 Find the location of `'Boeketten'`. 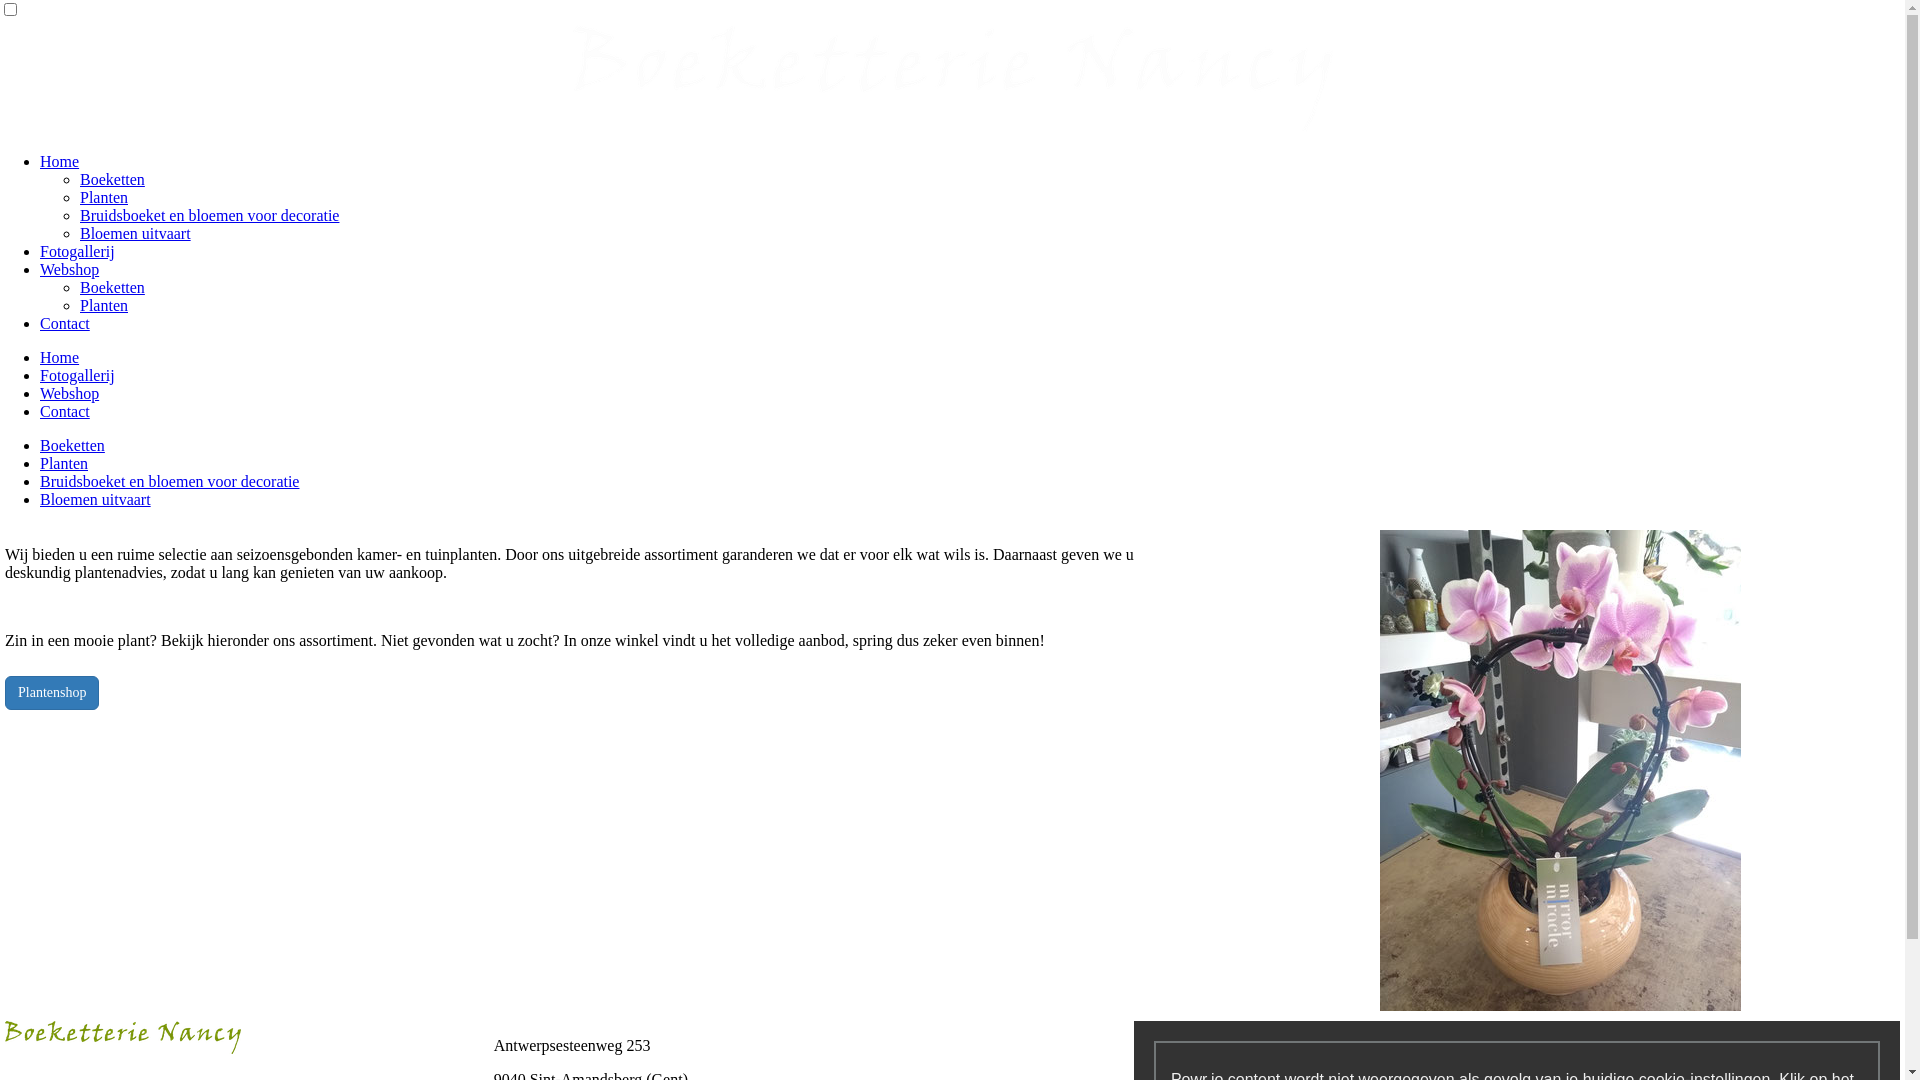

'Boeketten' is located at coordinates (72, 444).